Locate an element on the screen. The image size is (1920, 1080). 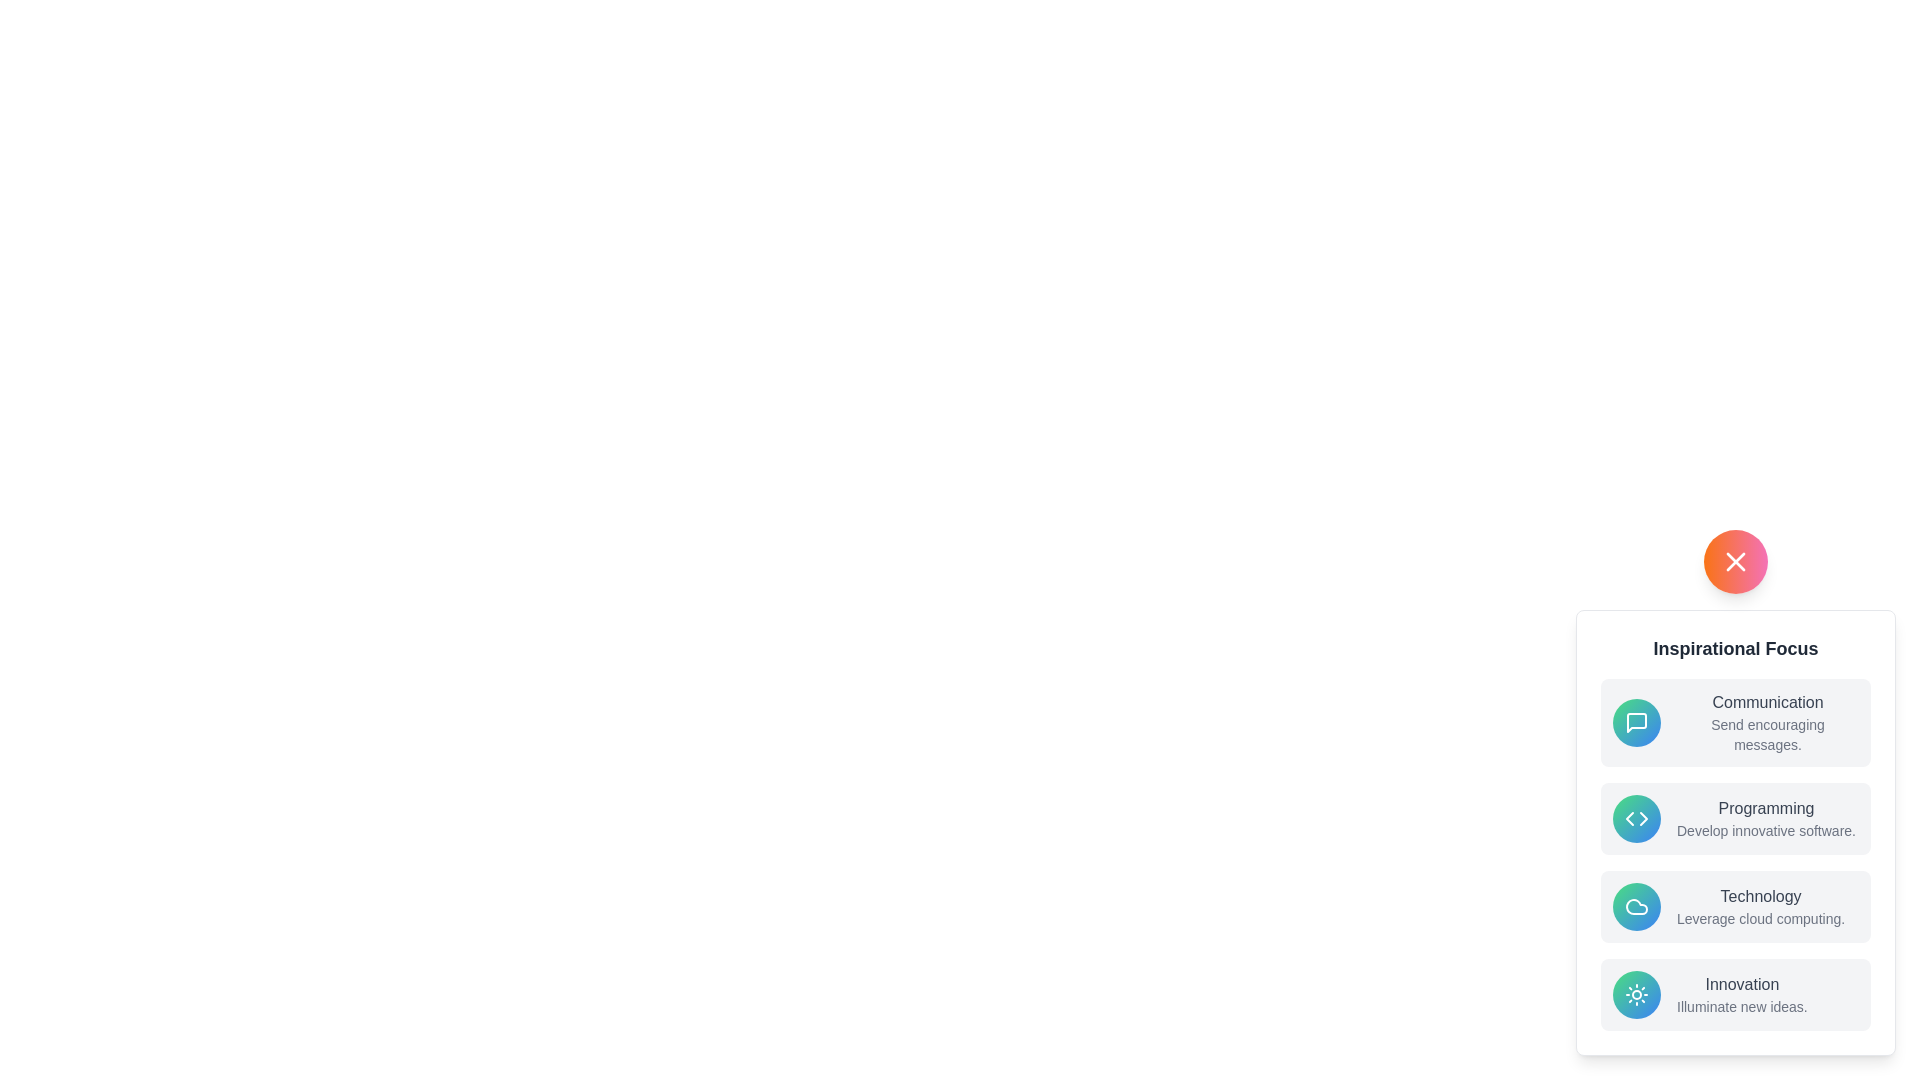
the menu option Innovation is located at coordinates (1735, 995).